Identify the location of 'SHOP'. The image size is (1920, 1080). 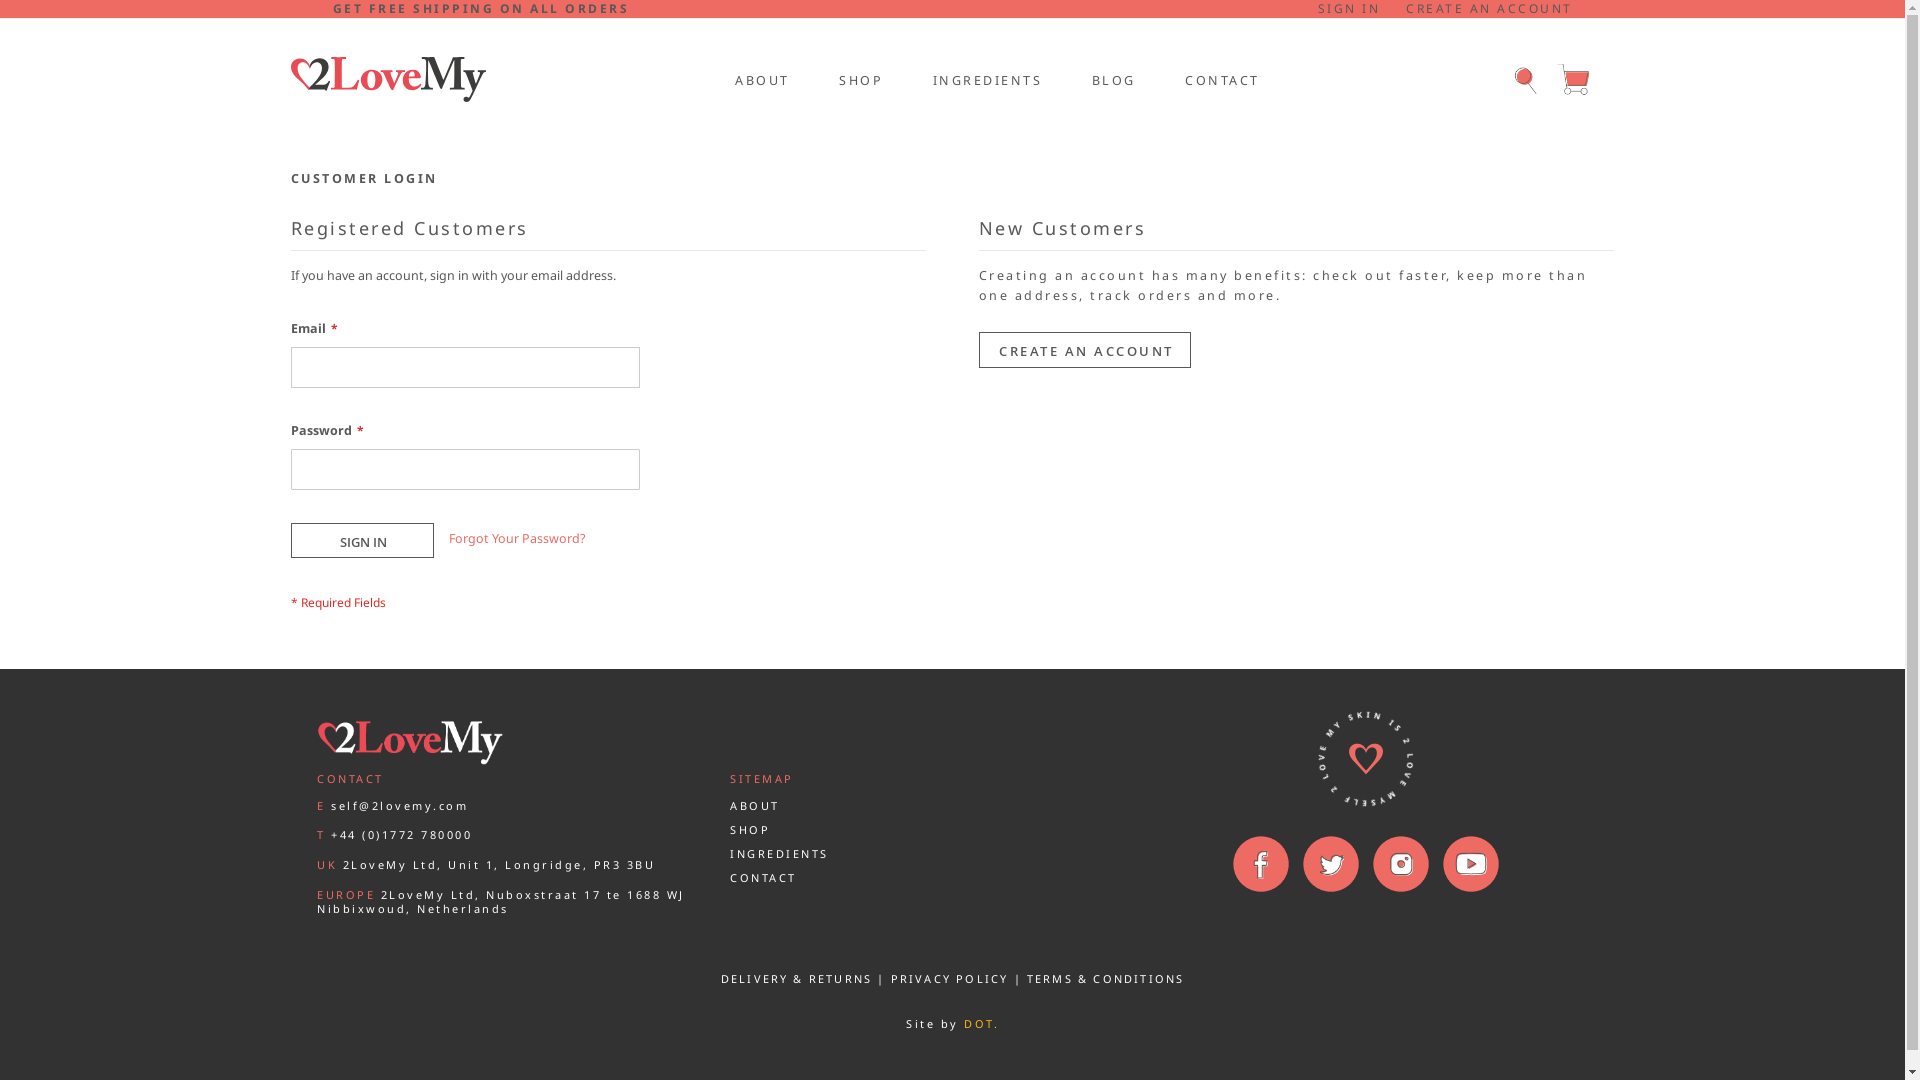
(859, 77).